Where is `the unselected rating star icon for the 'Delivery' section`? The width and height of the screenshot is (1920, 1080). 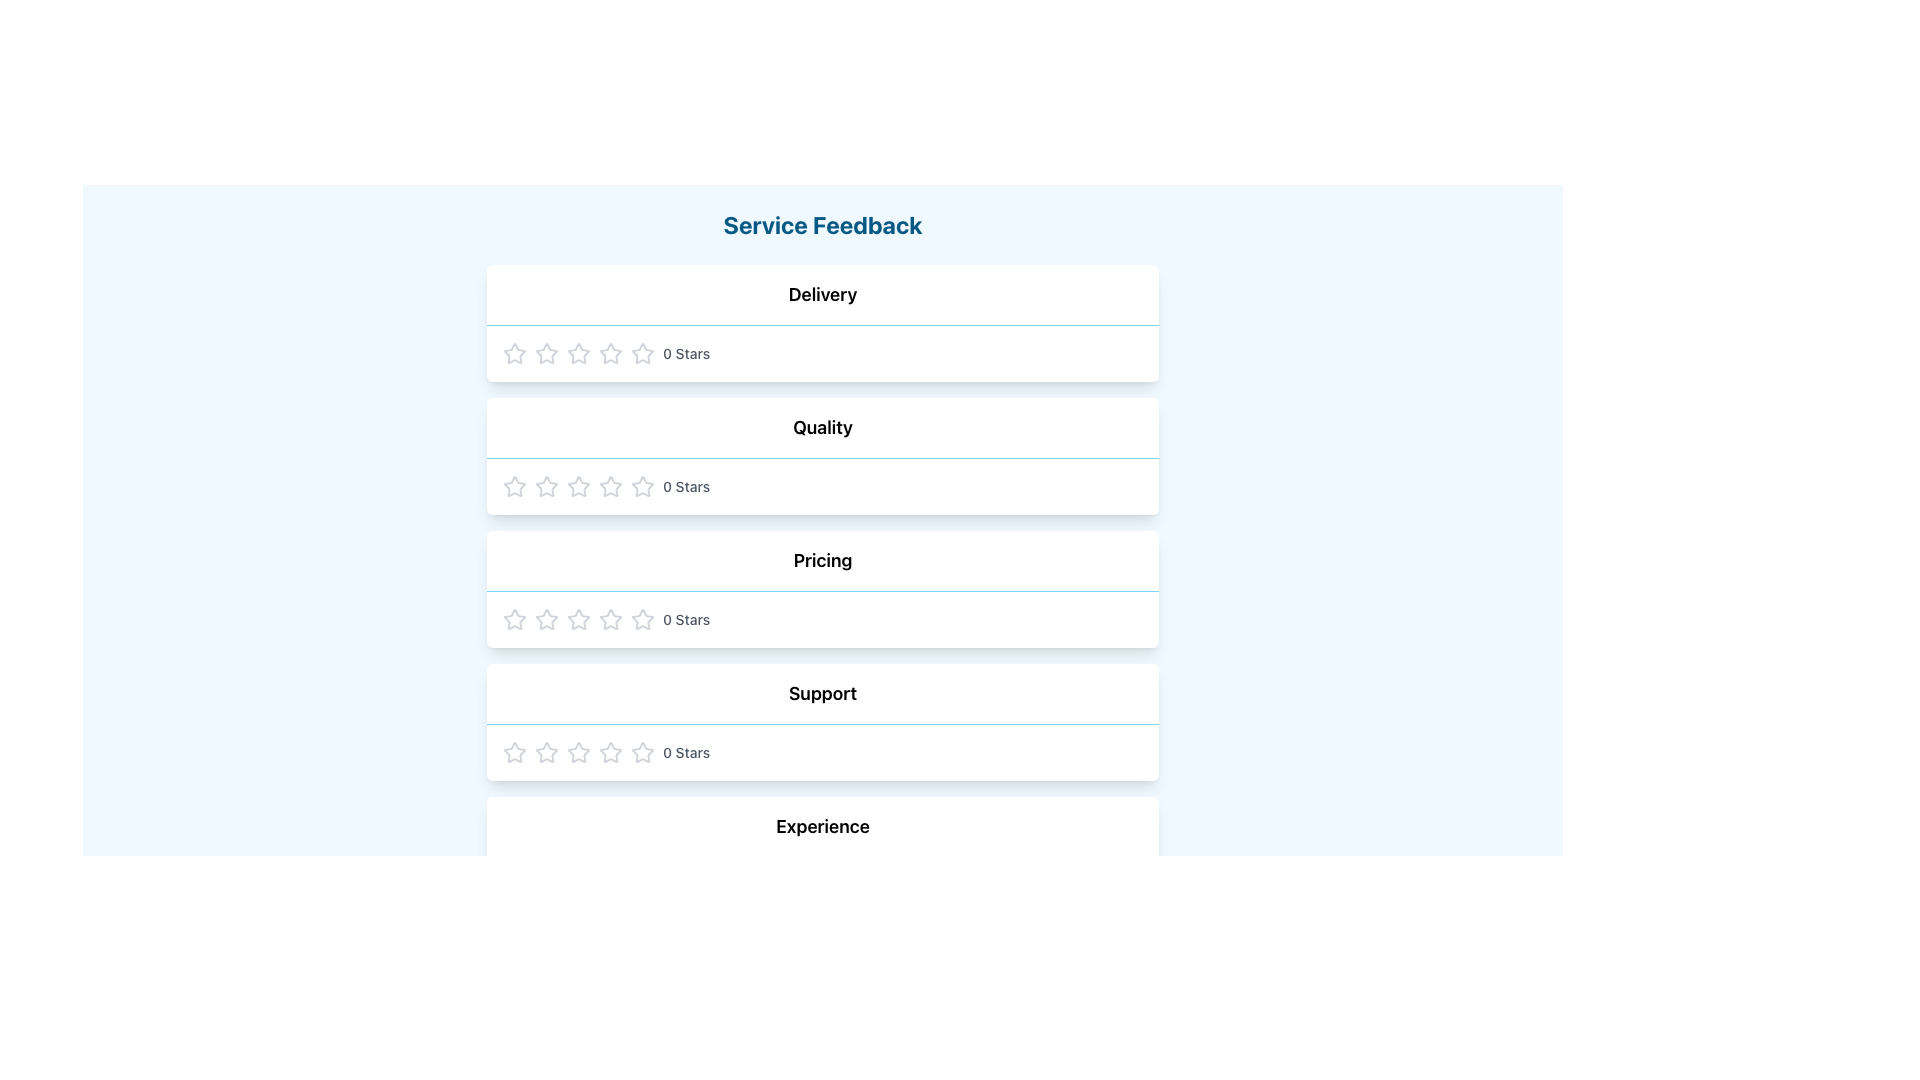 the unselected rating star icon for the 'Delivery' section is located at coordinates (643, 353).